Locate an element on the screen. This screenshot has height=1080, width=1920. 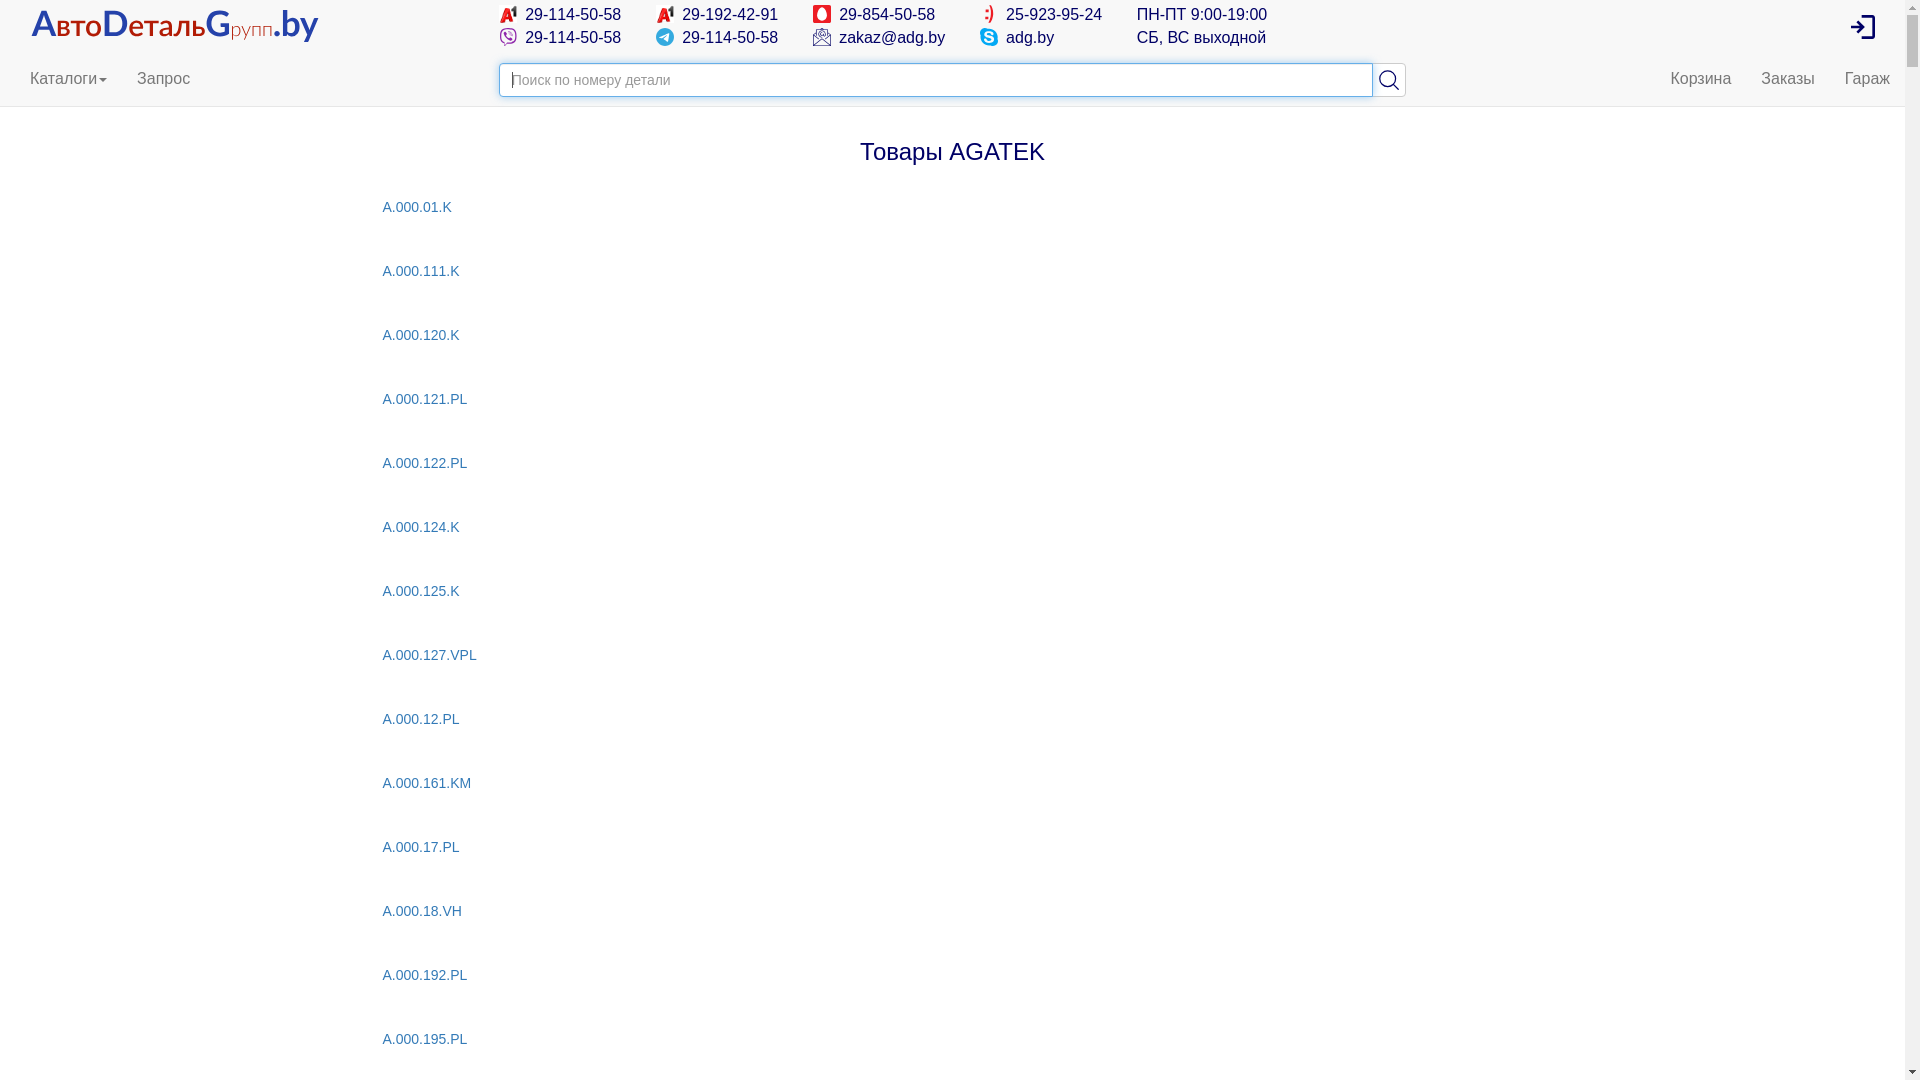
'A.000.120.K' is located at coordinates (950, 334).